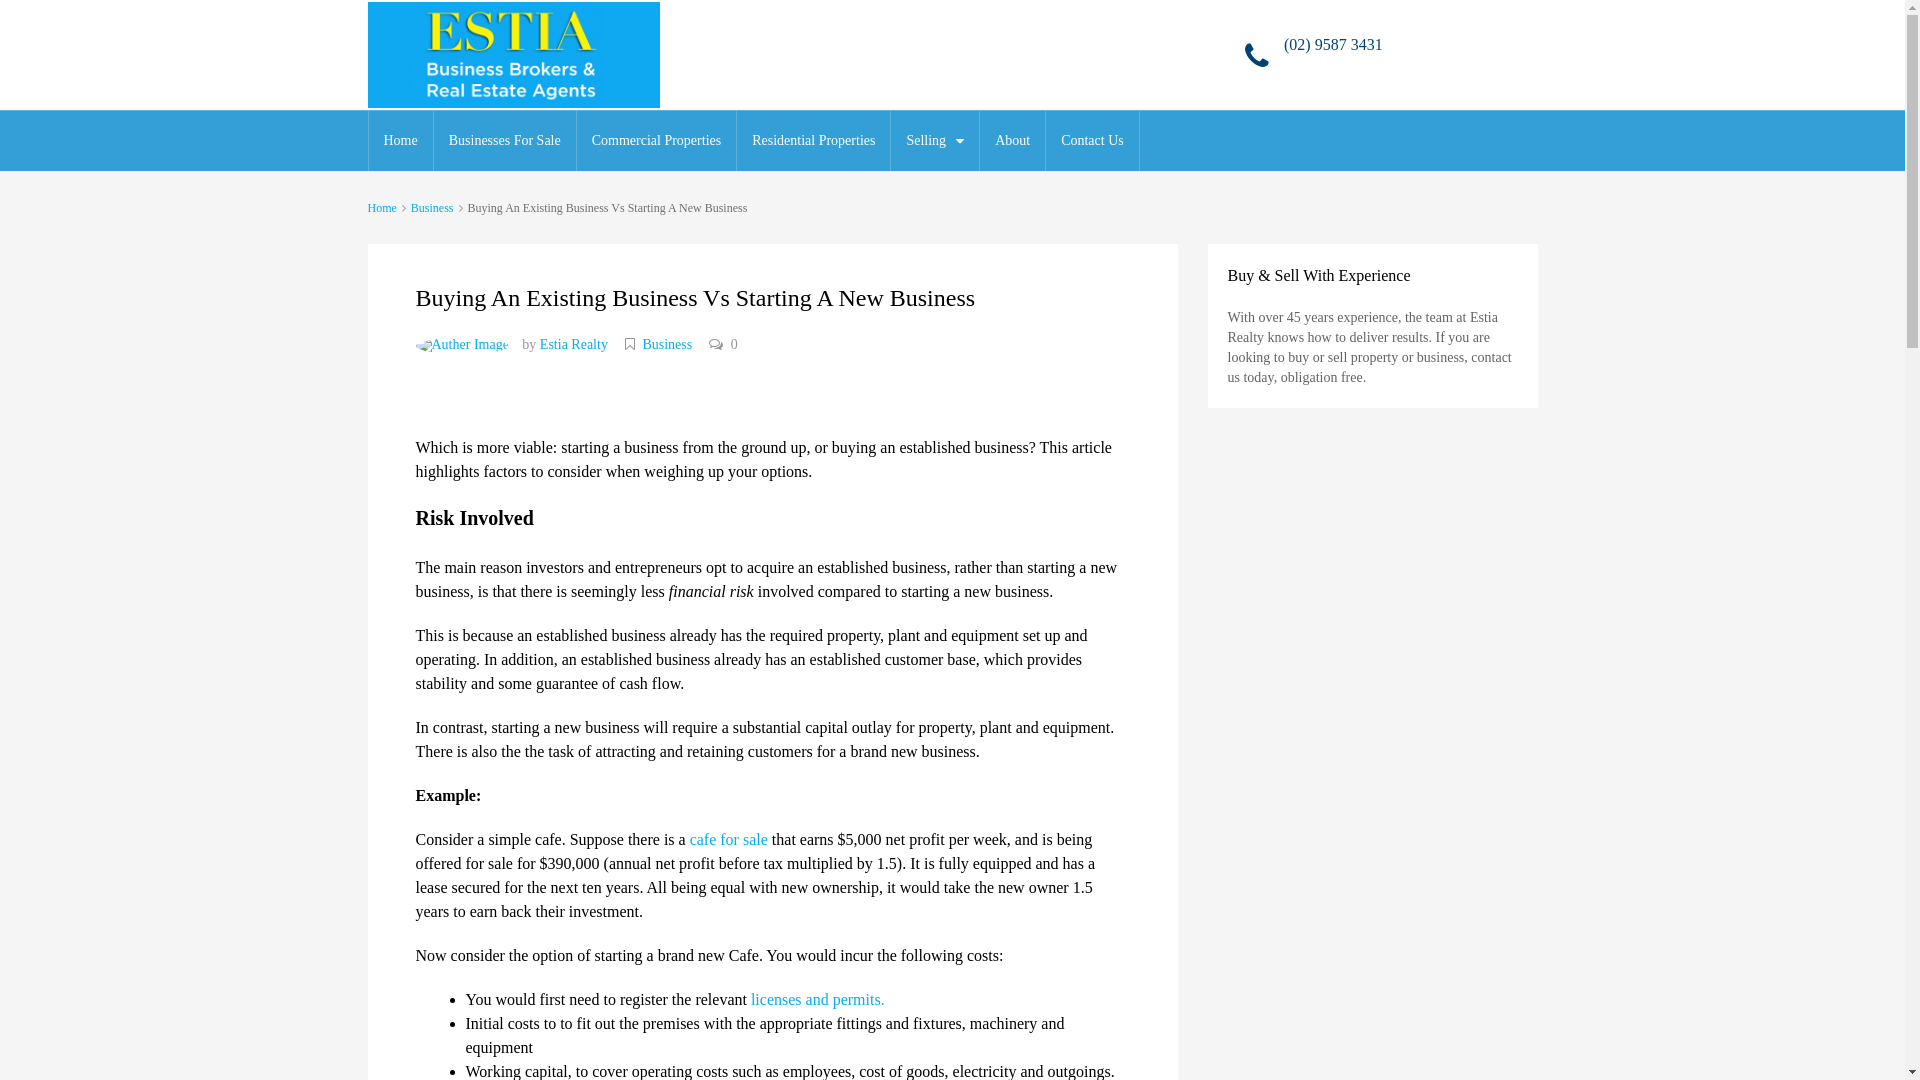 Image resolution: width=1920 pixels, height=1080 pixels. I want to click on 'Selling', so click(934, 140).